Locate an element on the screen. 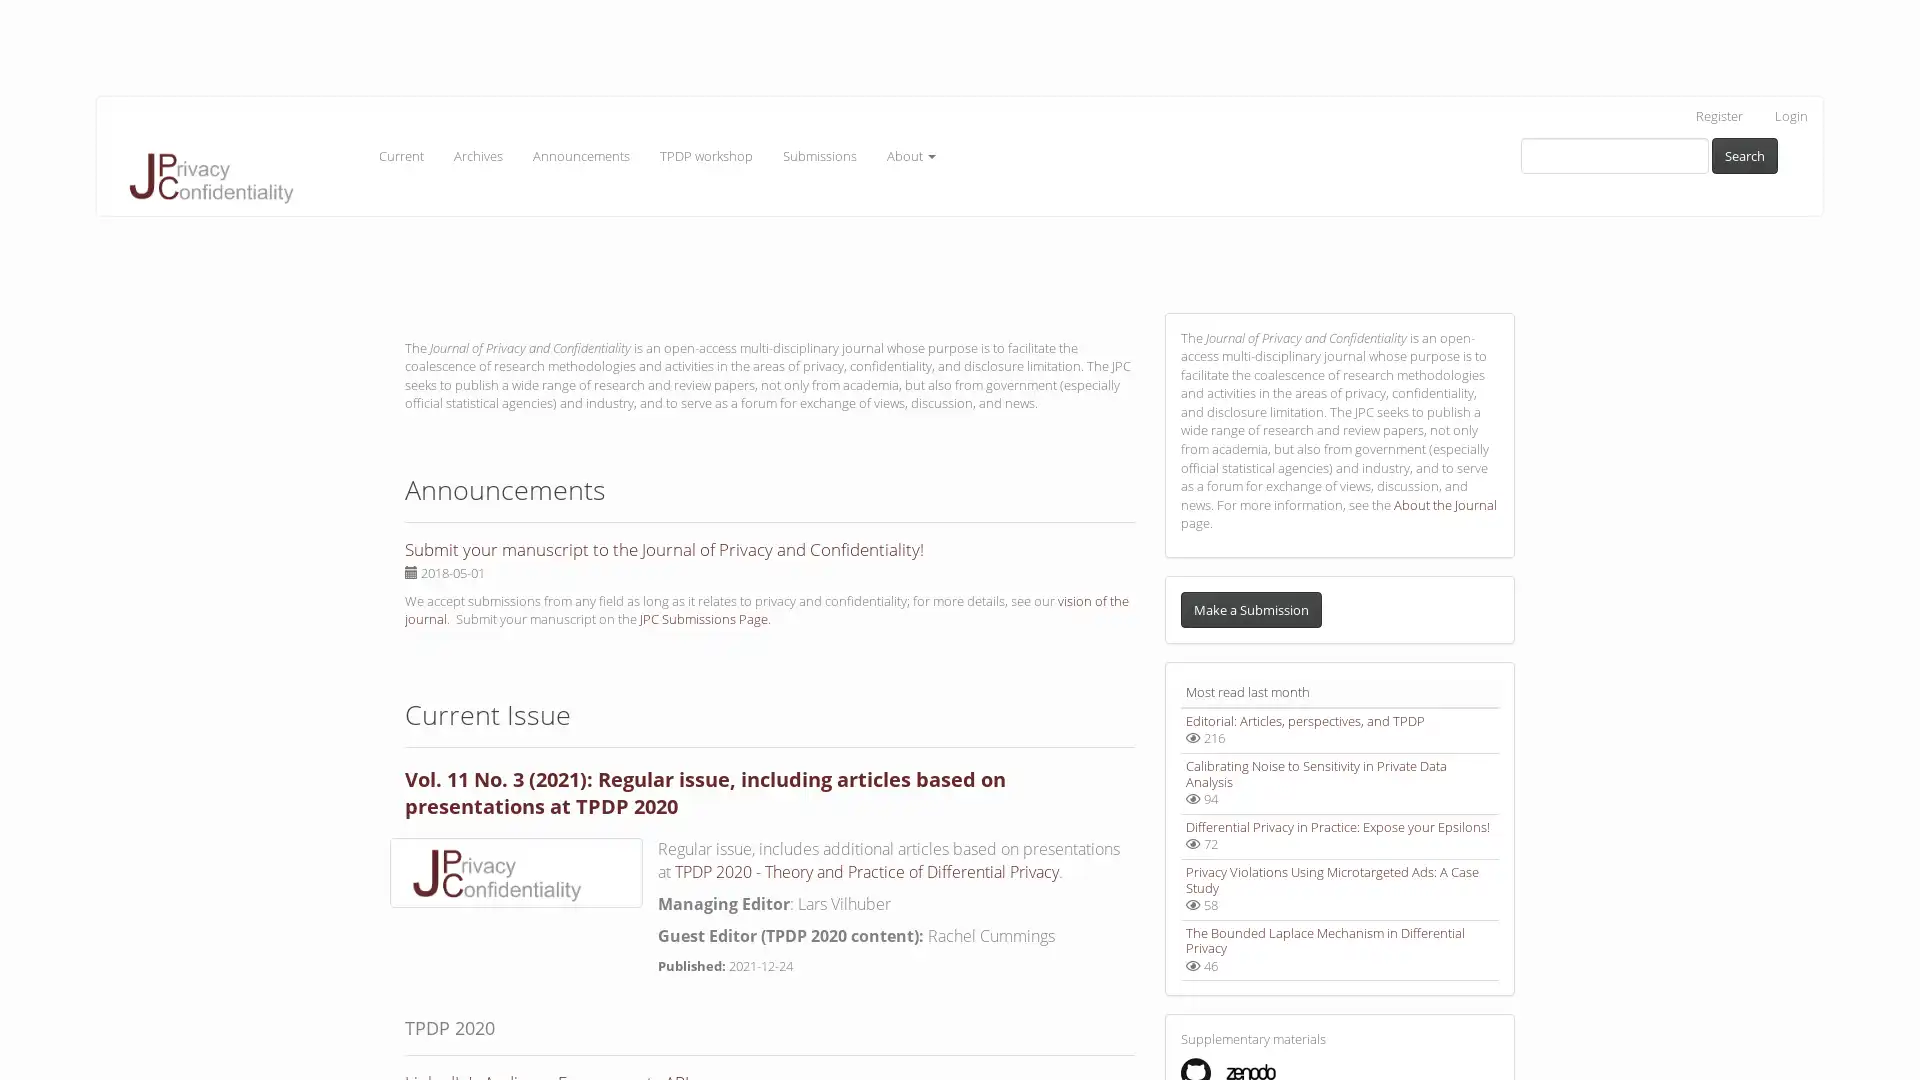  Search is located at coordinates (1744, 154).